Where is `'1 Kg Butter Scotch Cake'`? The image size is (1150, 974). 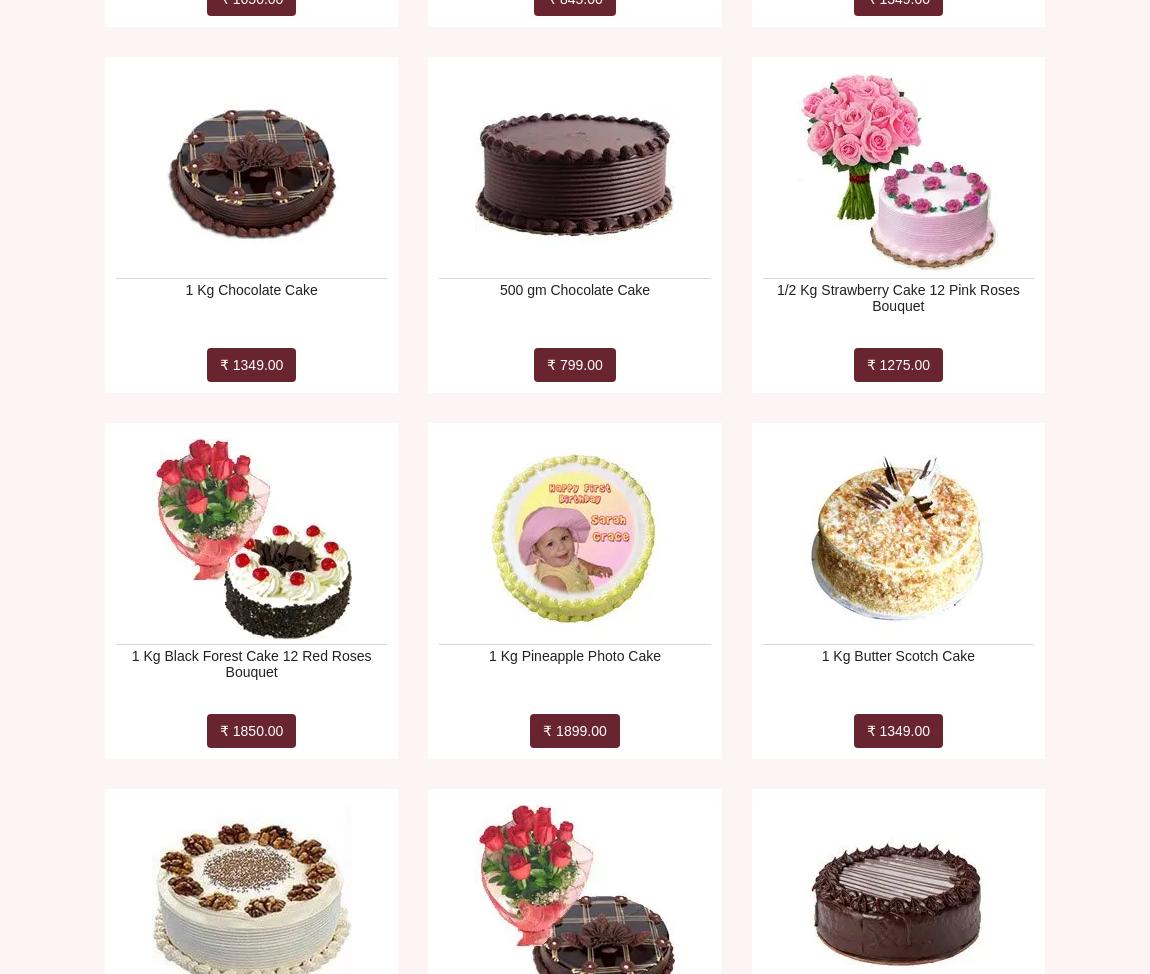 '1 Kg Butter Scotch Cake' is located at coordinates (897, 655).